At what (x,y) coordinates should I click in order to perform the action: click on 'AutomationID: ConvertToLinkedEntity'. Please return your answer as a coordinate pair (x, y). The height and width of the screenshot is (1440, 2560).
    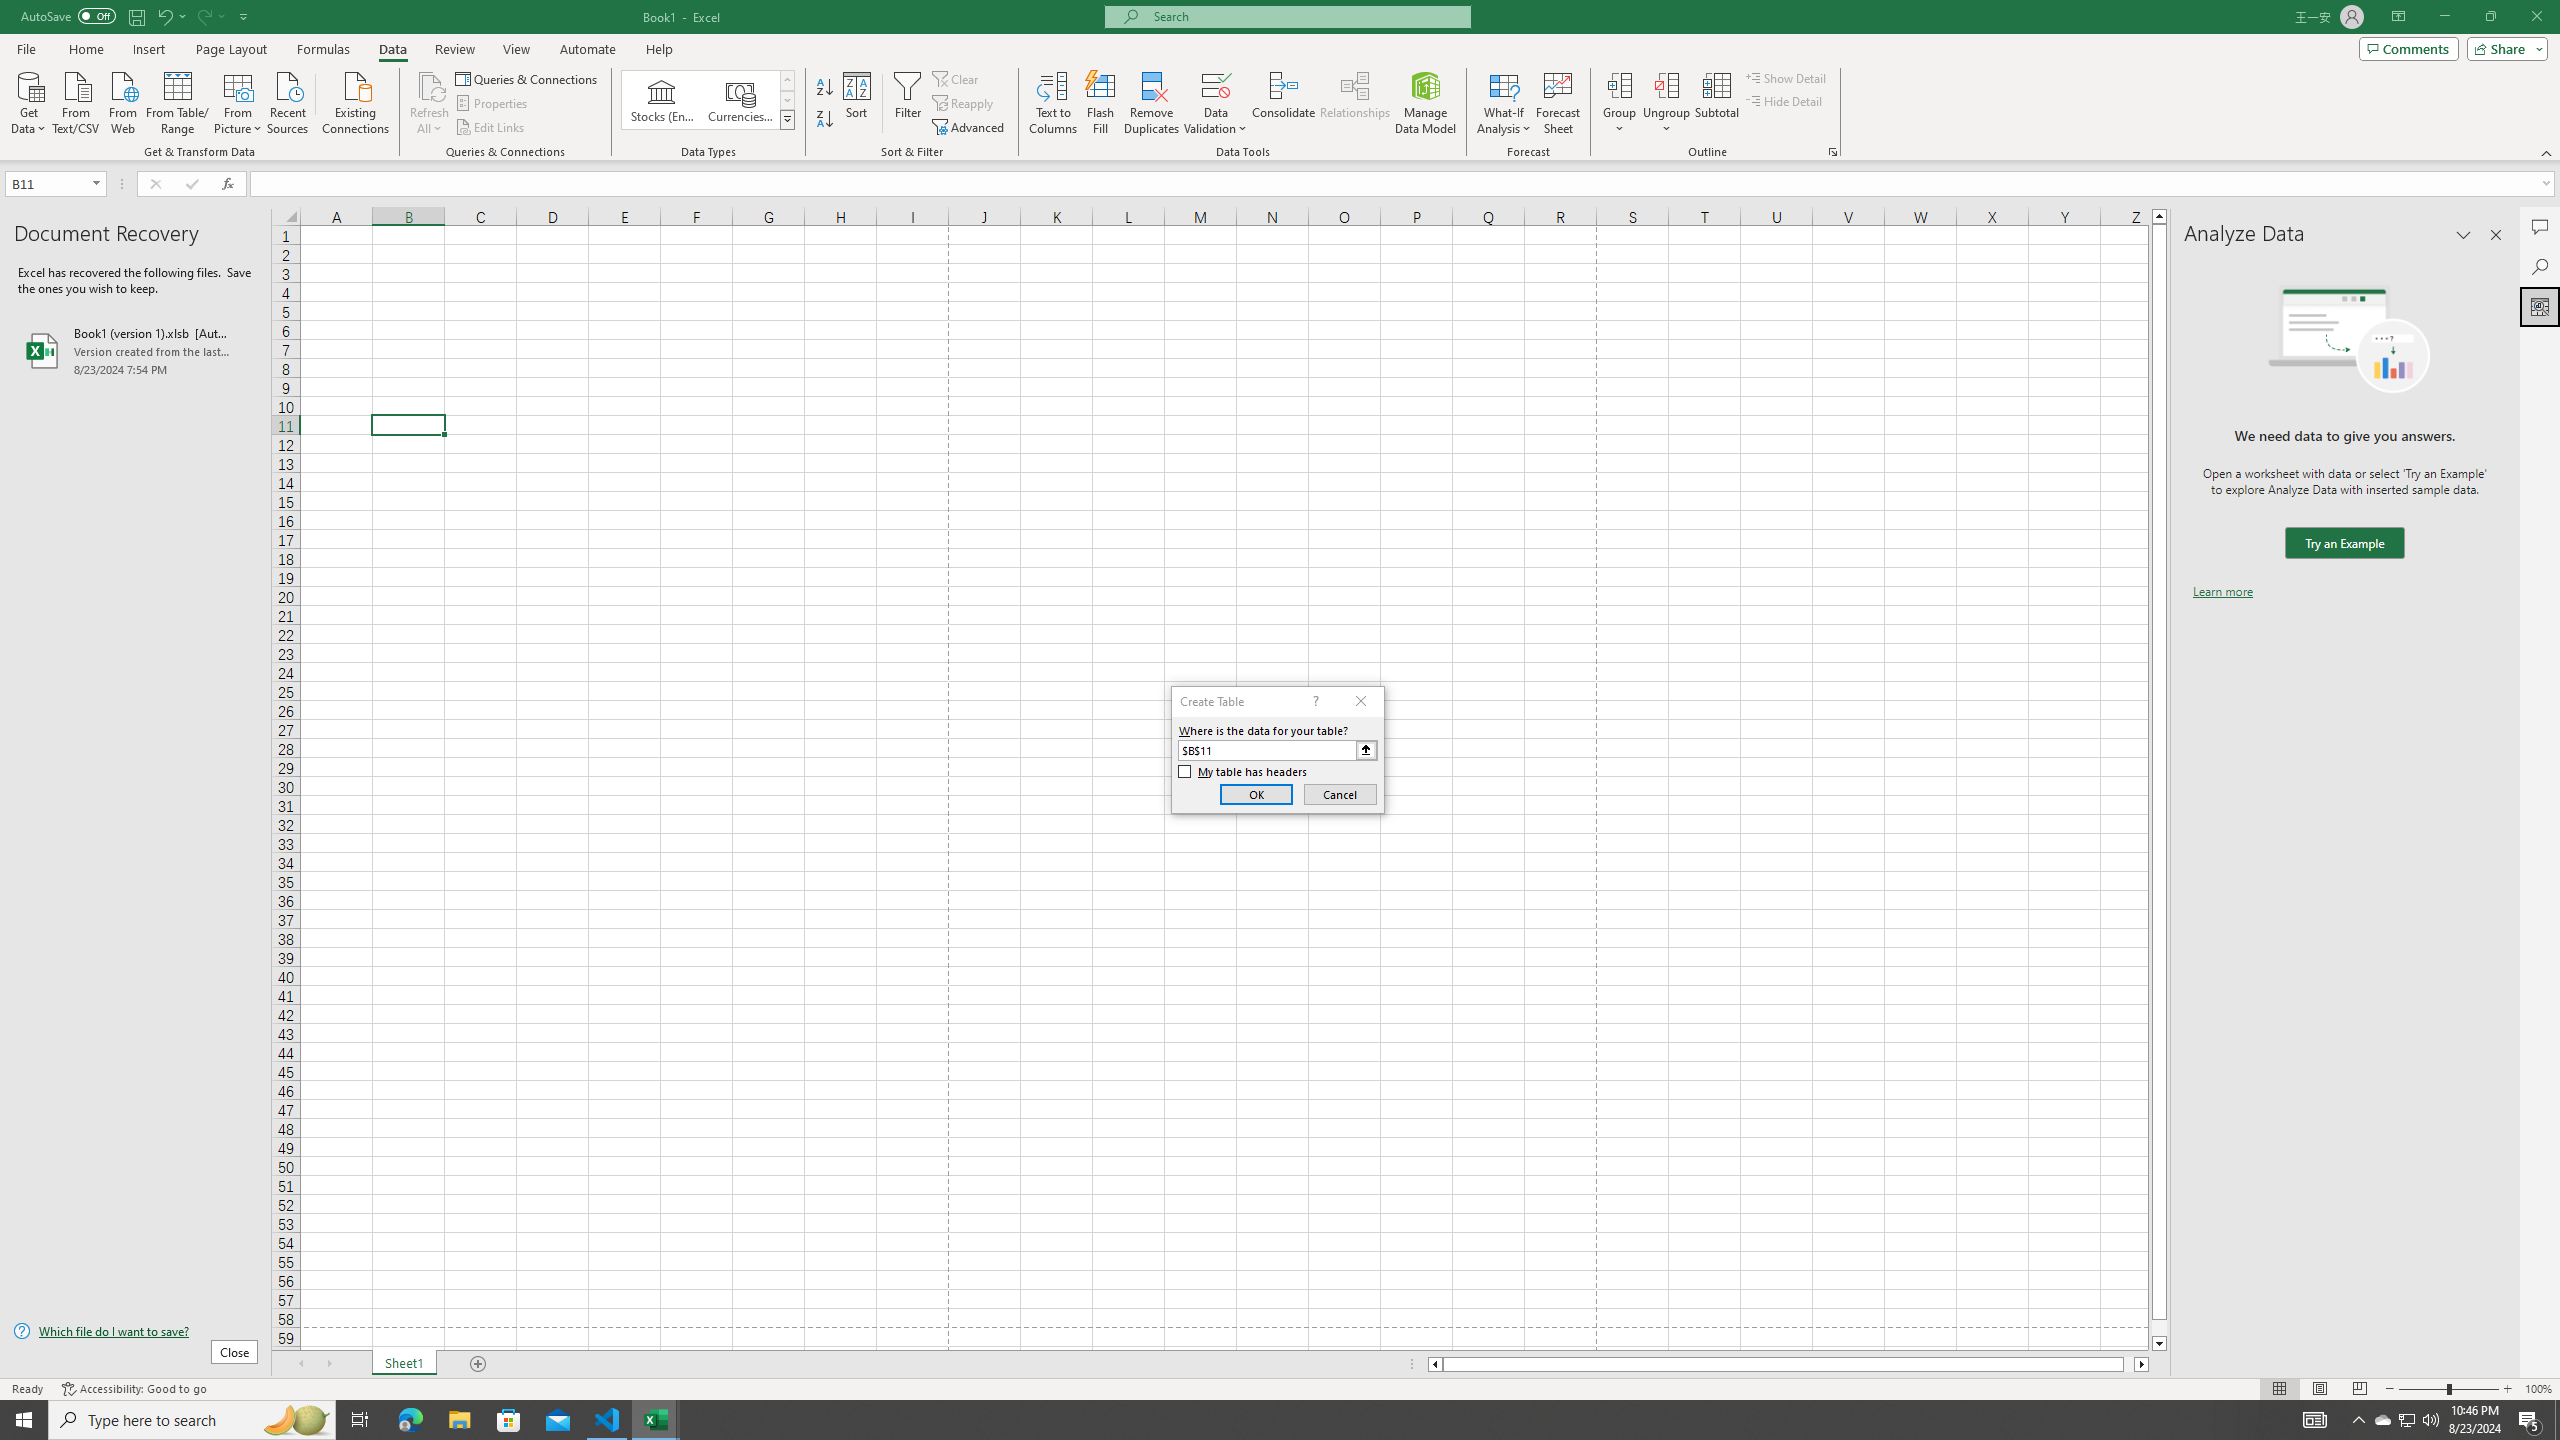
    Looking at the image, I should click on (709, 99).